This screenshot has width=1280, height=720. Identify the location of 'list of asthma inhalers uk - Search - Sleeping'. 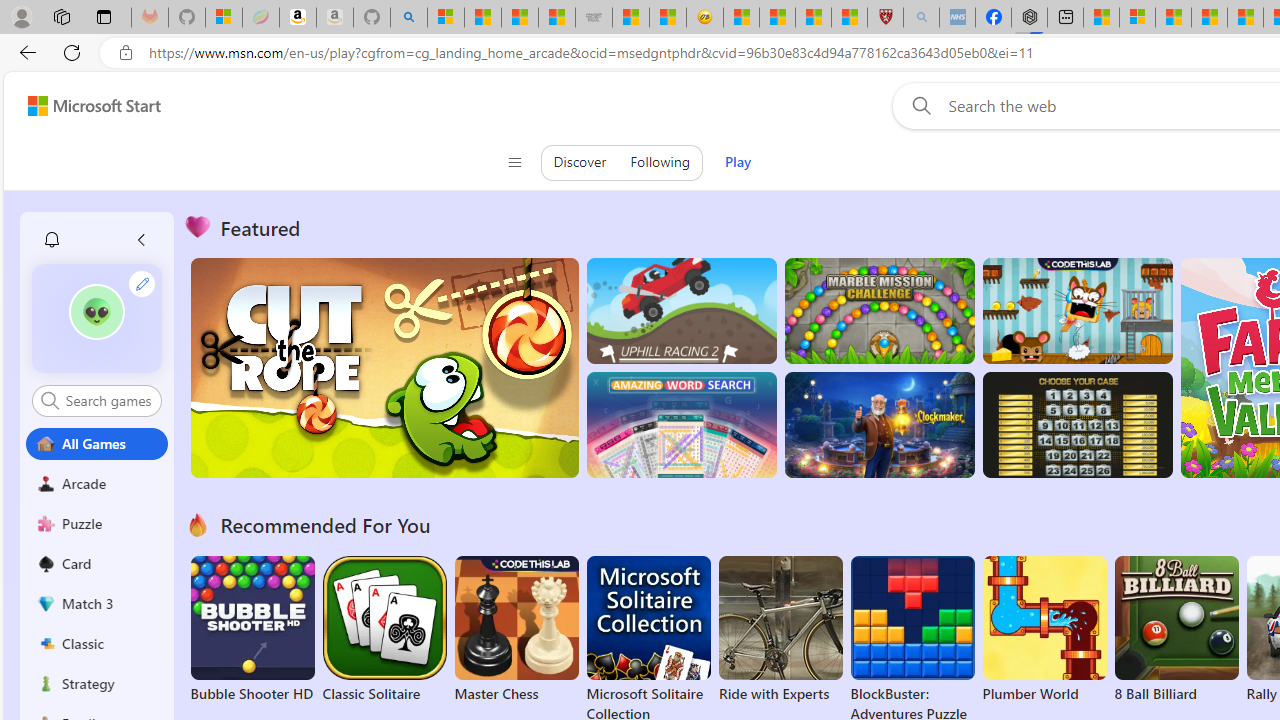
(920, 17).